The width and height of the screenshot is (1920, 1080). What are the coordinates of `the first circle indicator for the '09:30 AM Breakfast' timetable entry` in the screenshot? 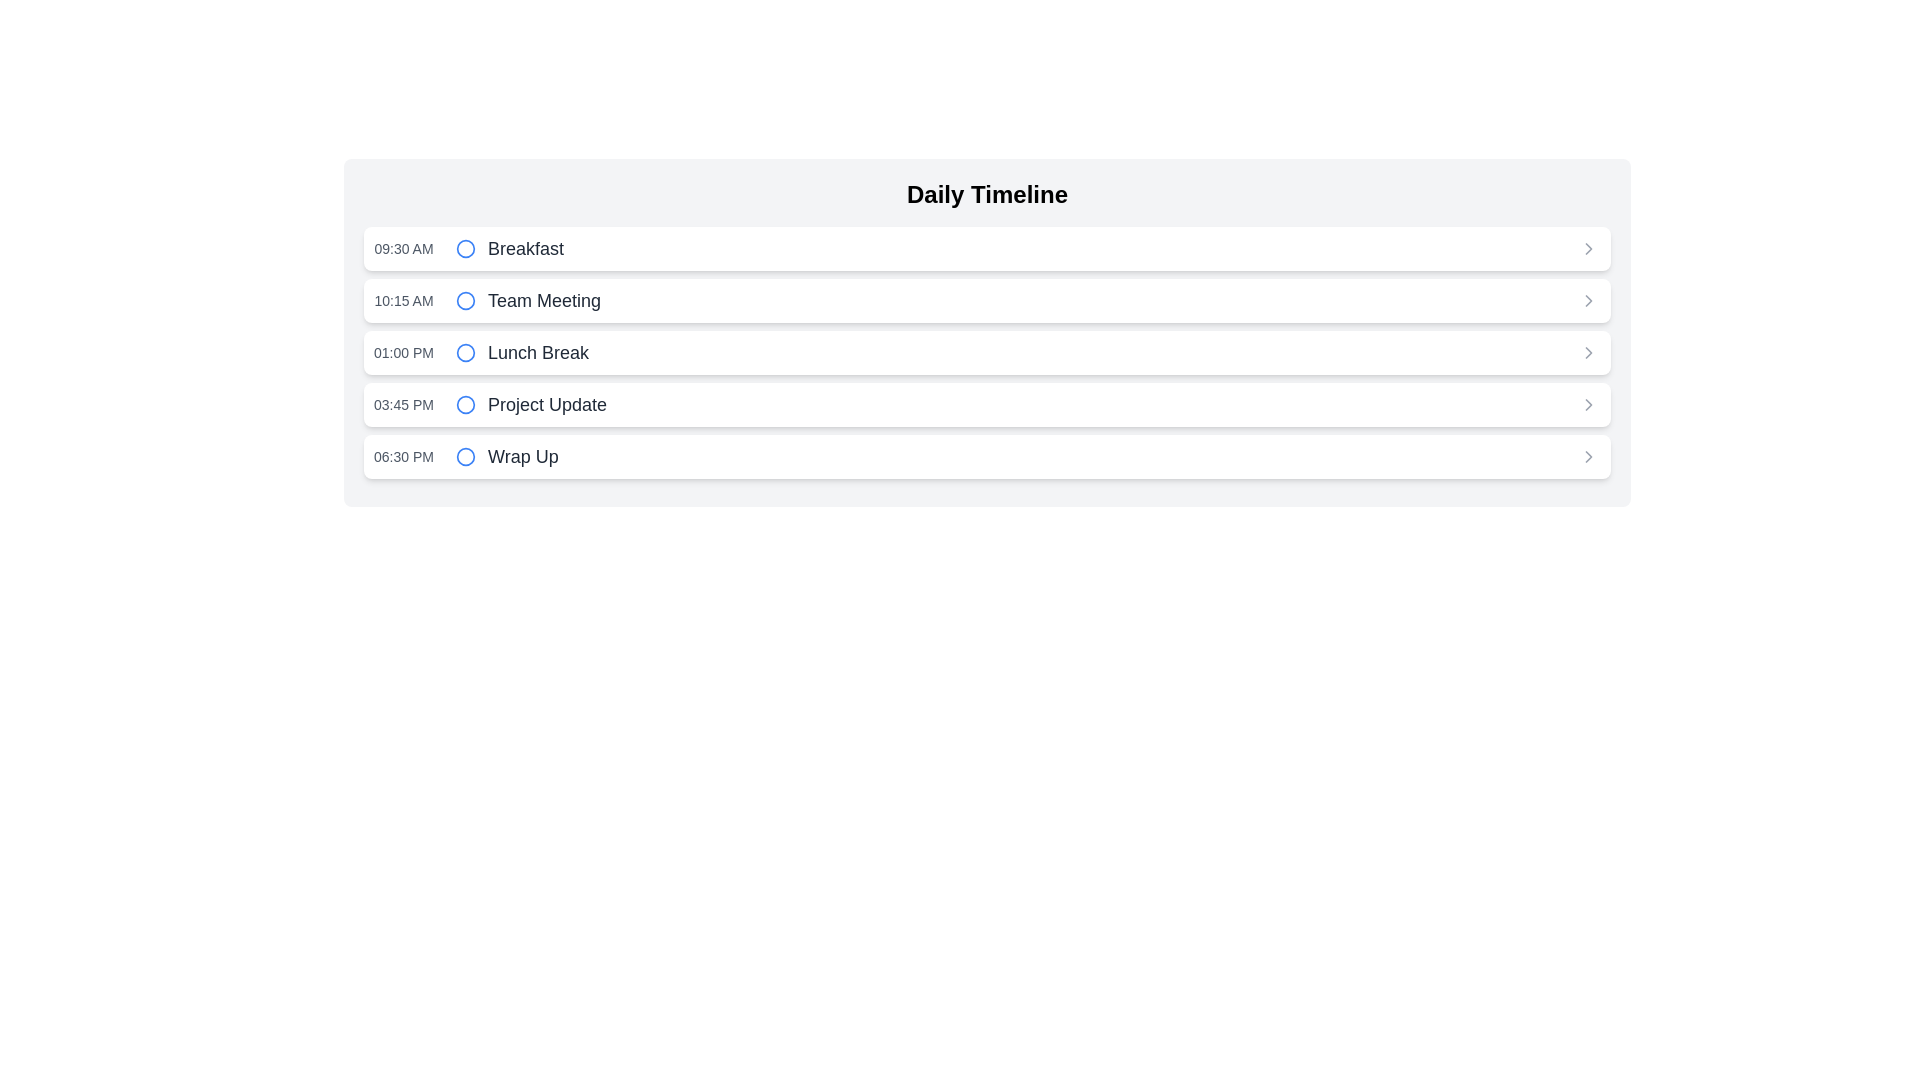 It's located at (464, 248).